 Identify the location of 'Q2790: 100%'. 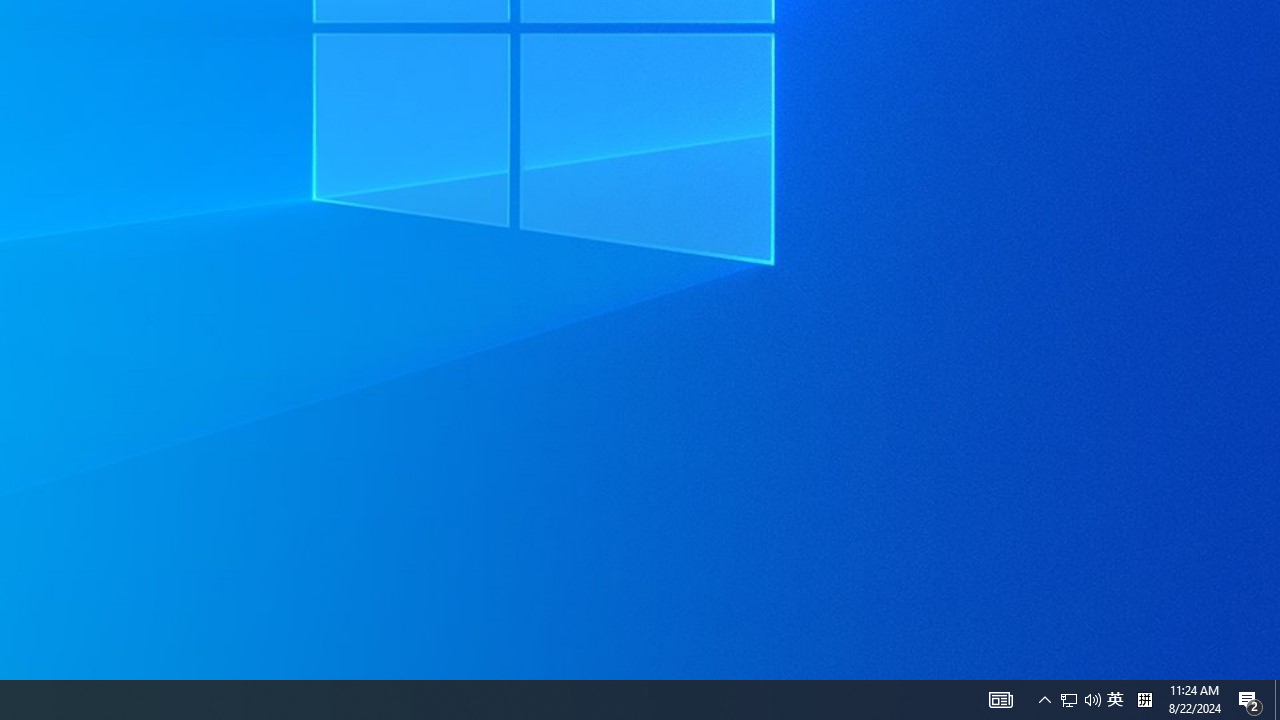
(1079, 698).